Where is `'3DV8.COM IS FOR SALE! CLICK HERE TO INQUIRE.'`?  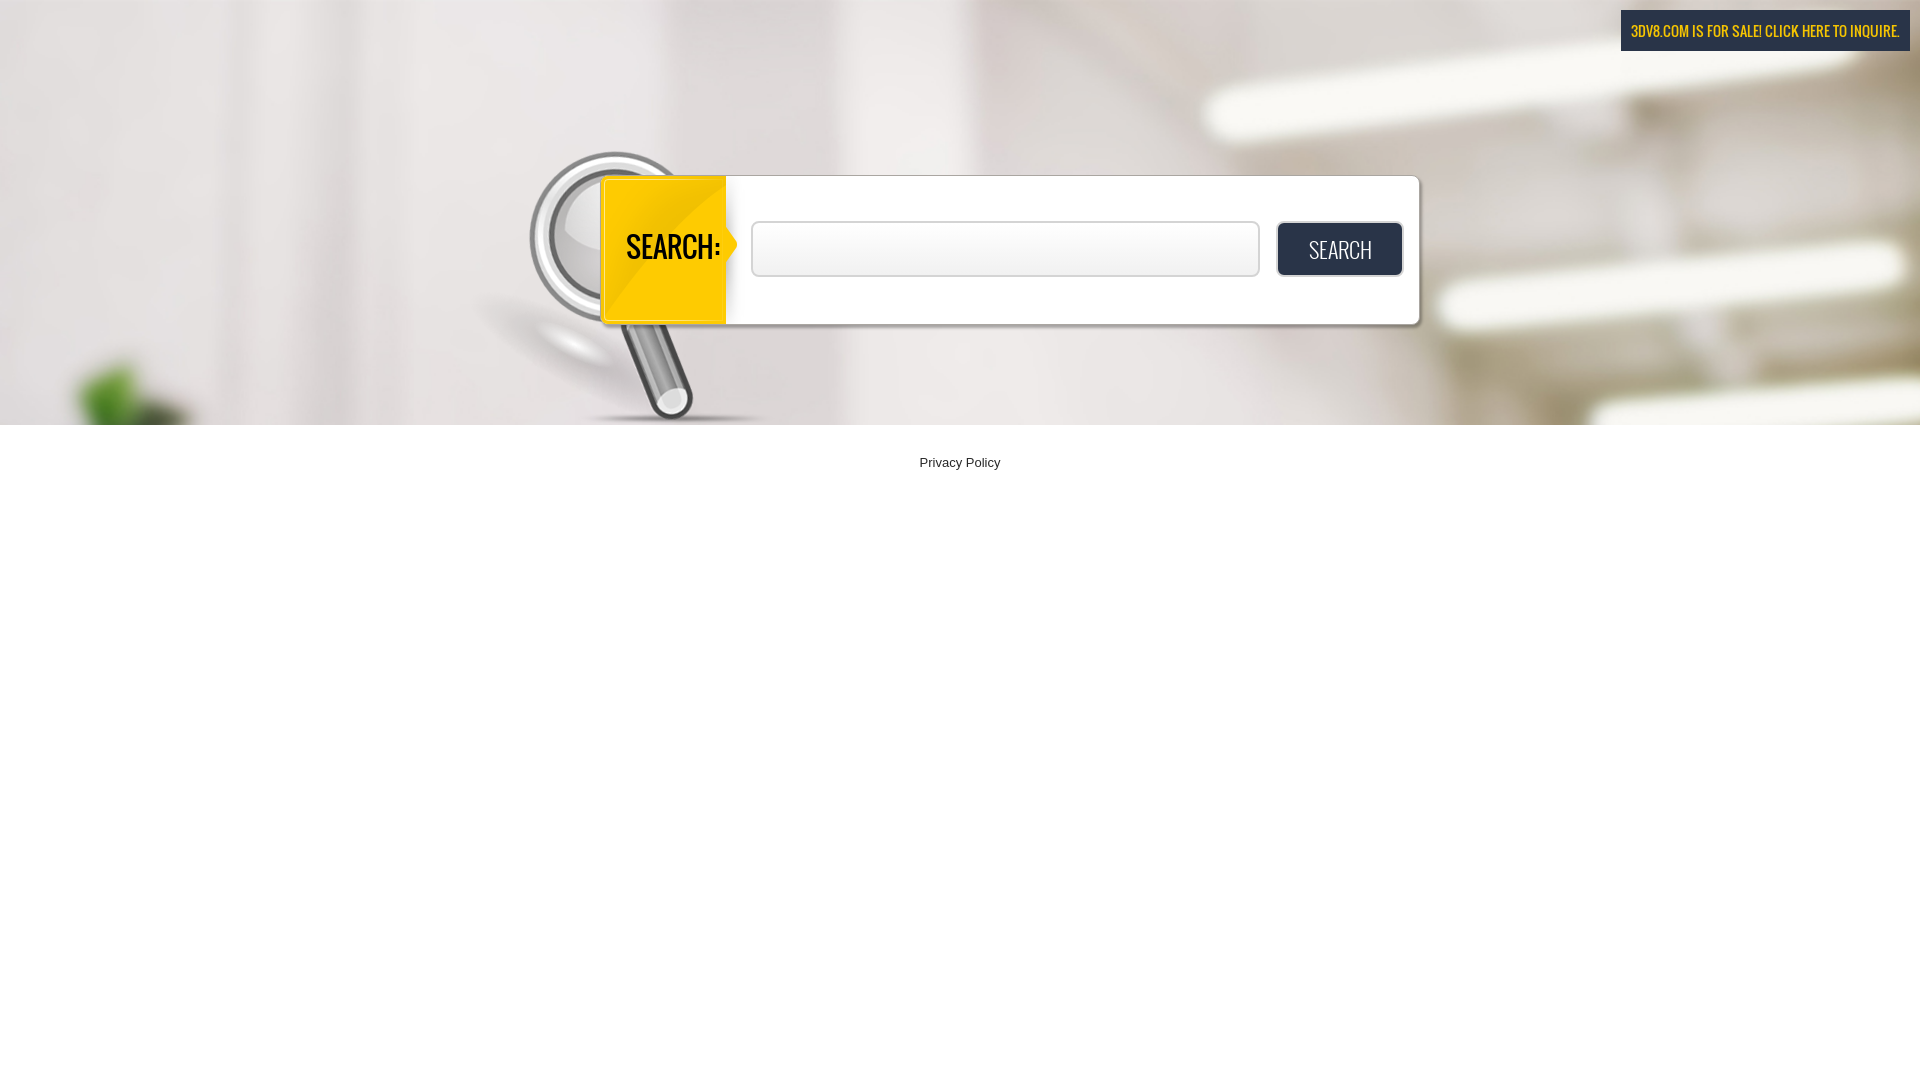 '3DV8.COM IS FOR SALE! CLICK HERE TO INQUIRE.' is located at coordinates (1765, 30).